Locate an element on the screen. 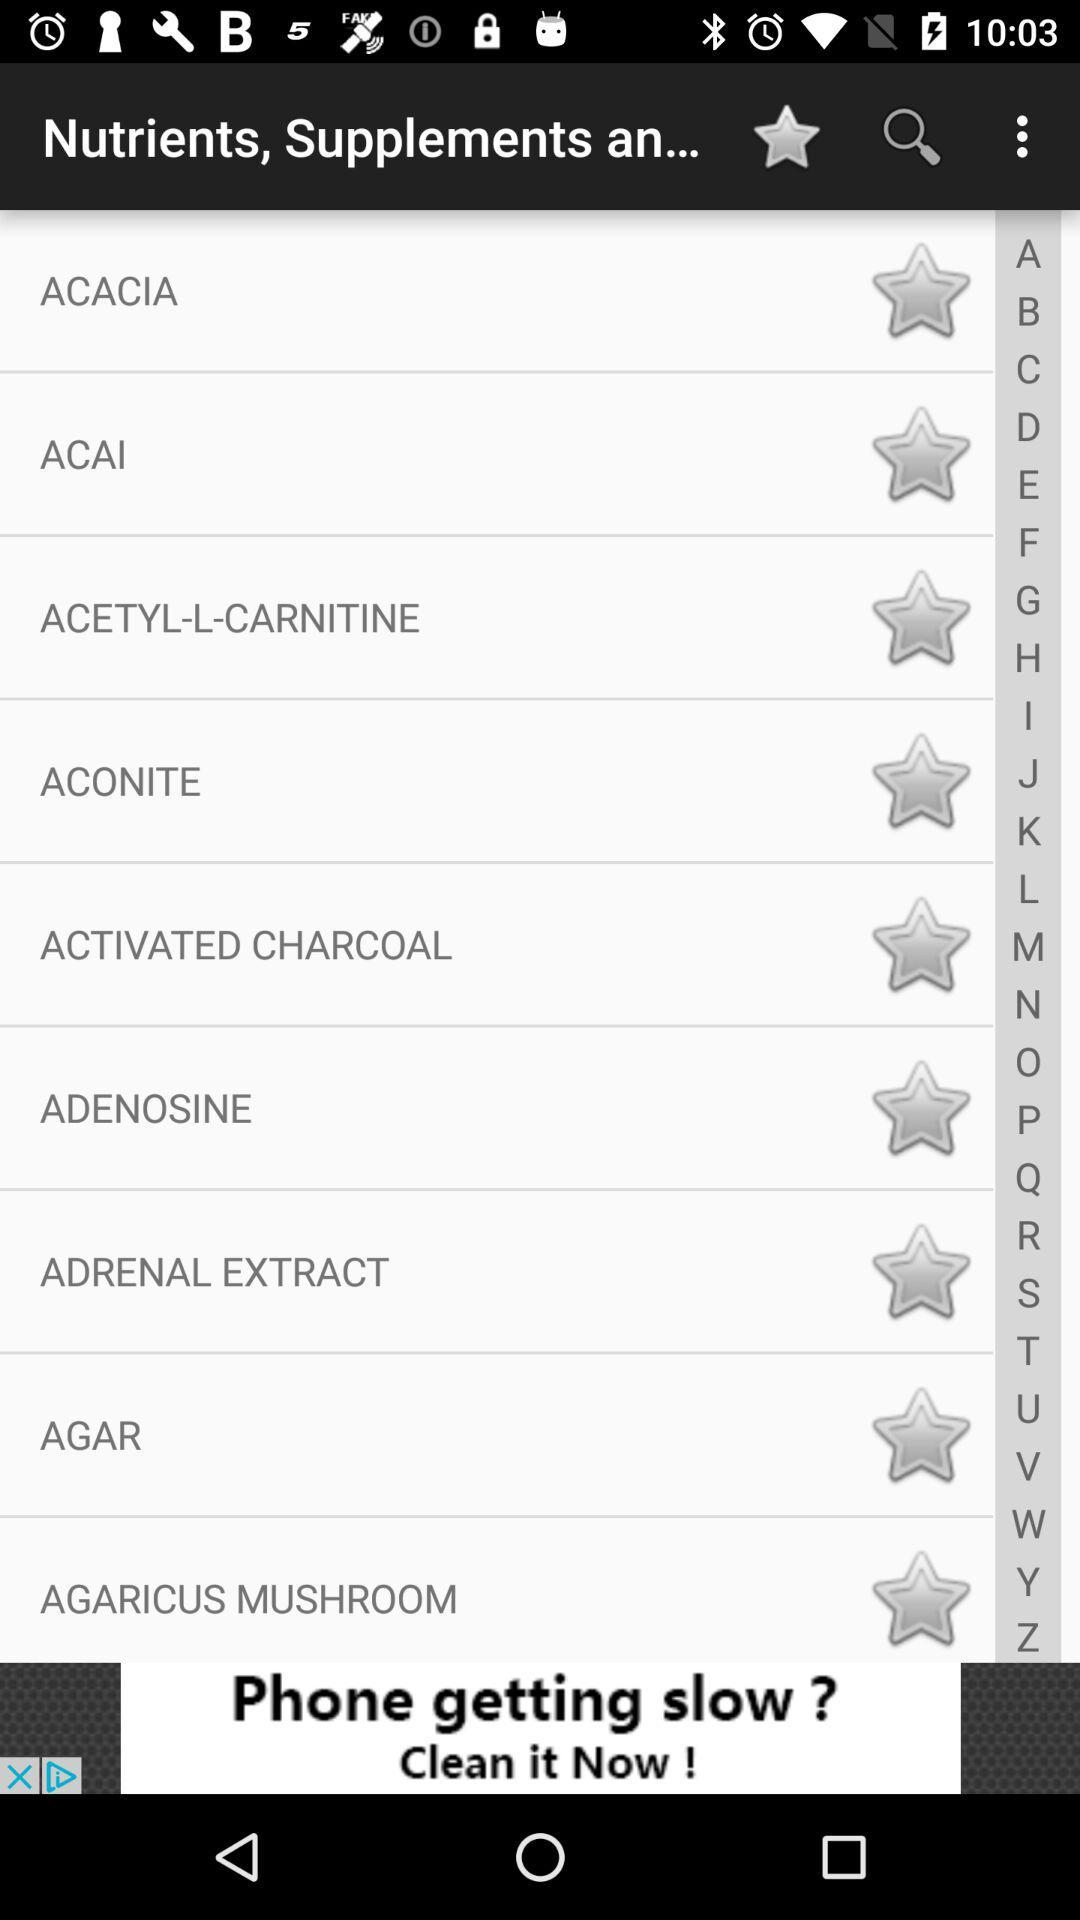  favorite is located at coordinates (920, 289).